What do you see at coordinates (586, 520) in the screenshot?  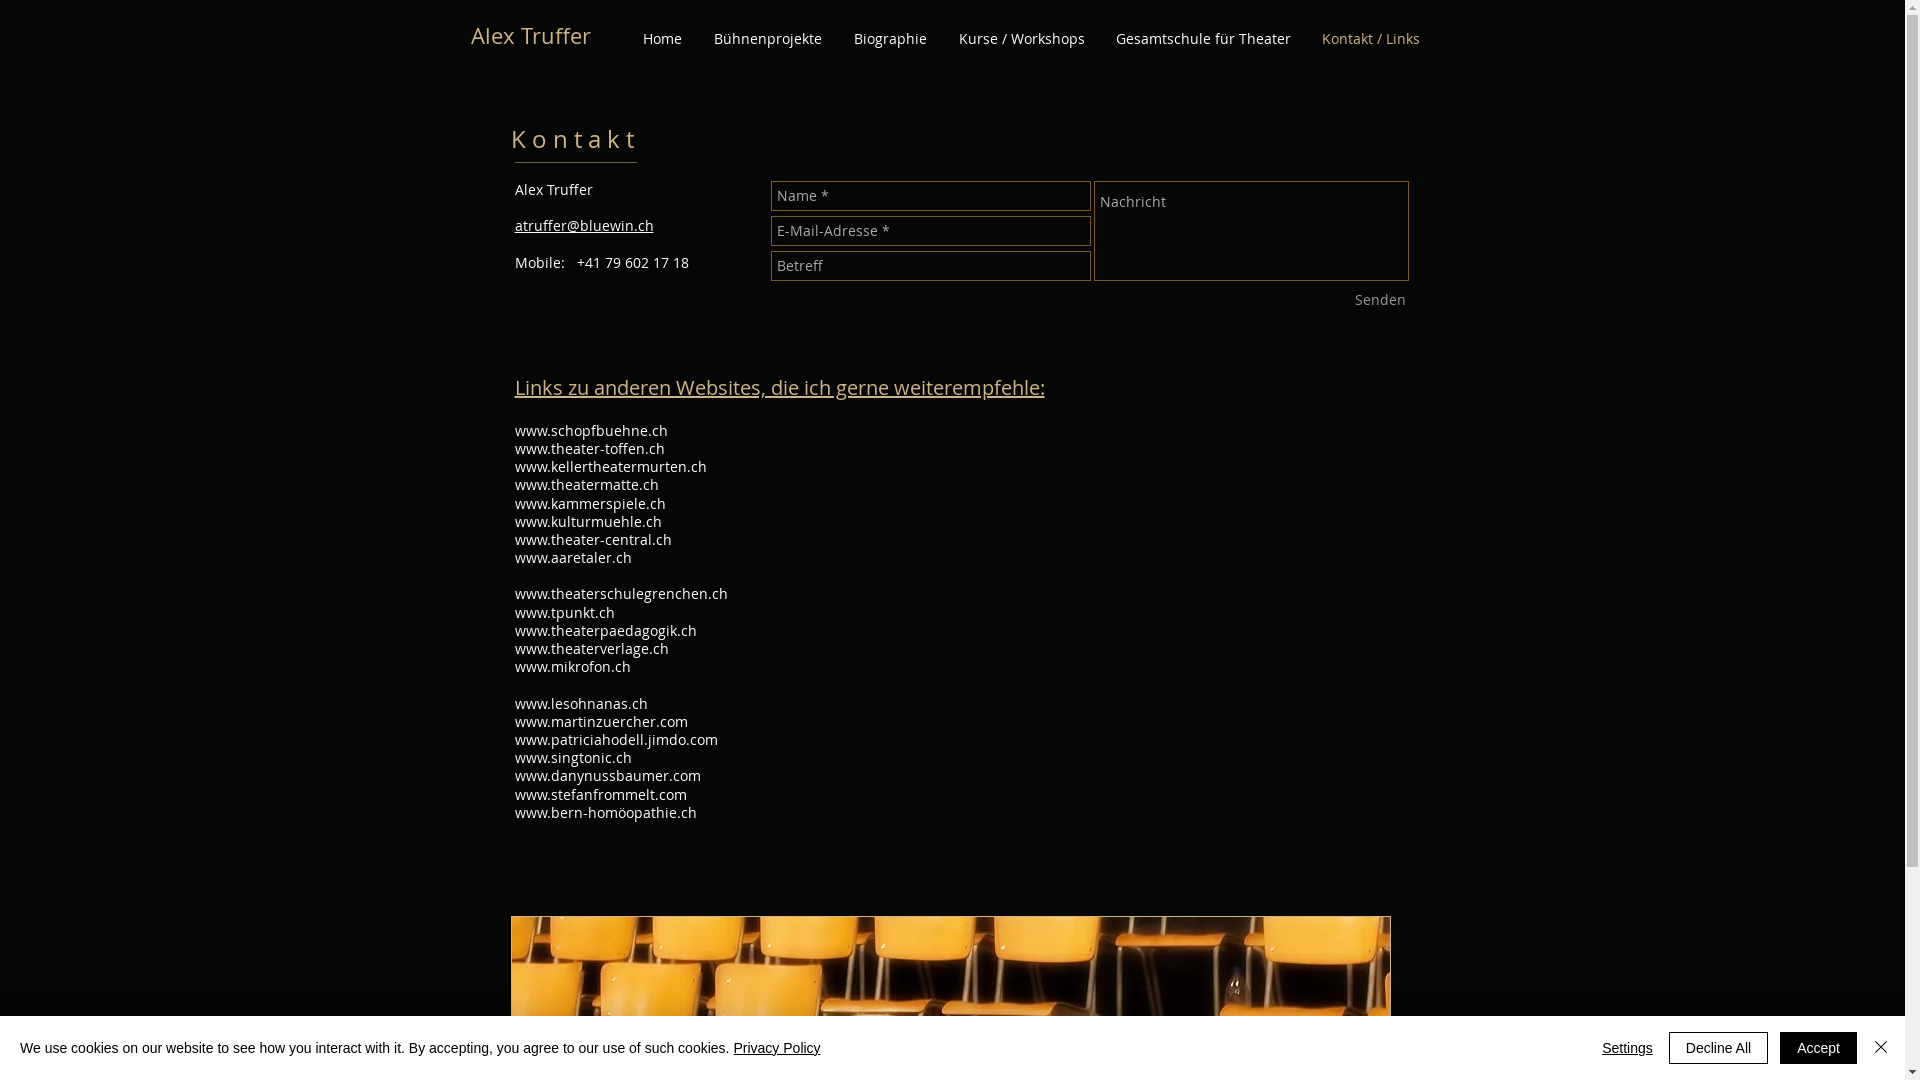 I see `'www.kulturmuehle.ch'` at bounding box center [586, 520].